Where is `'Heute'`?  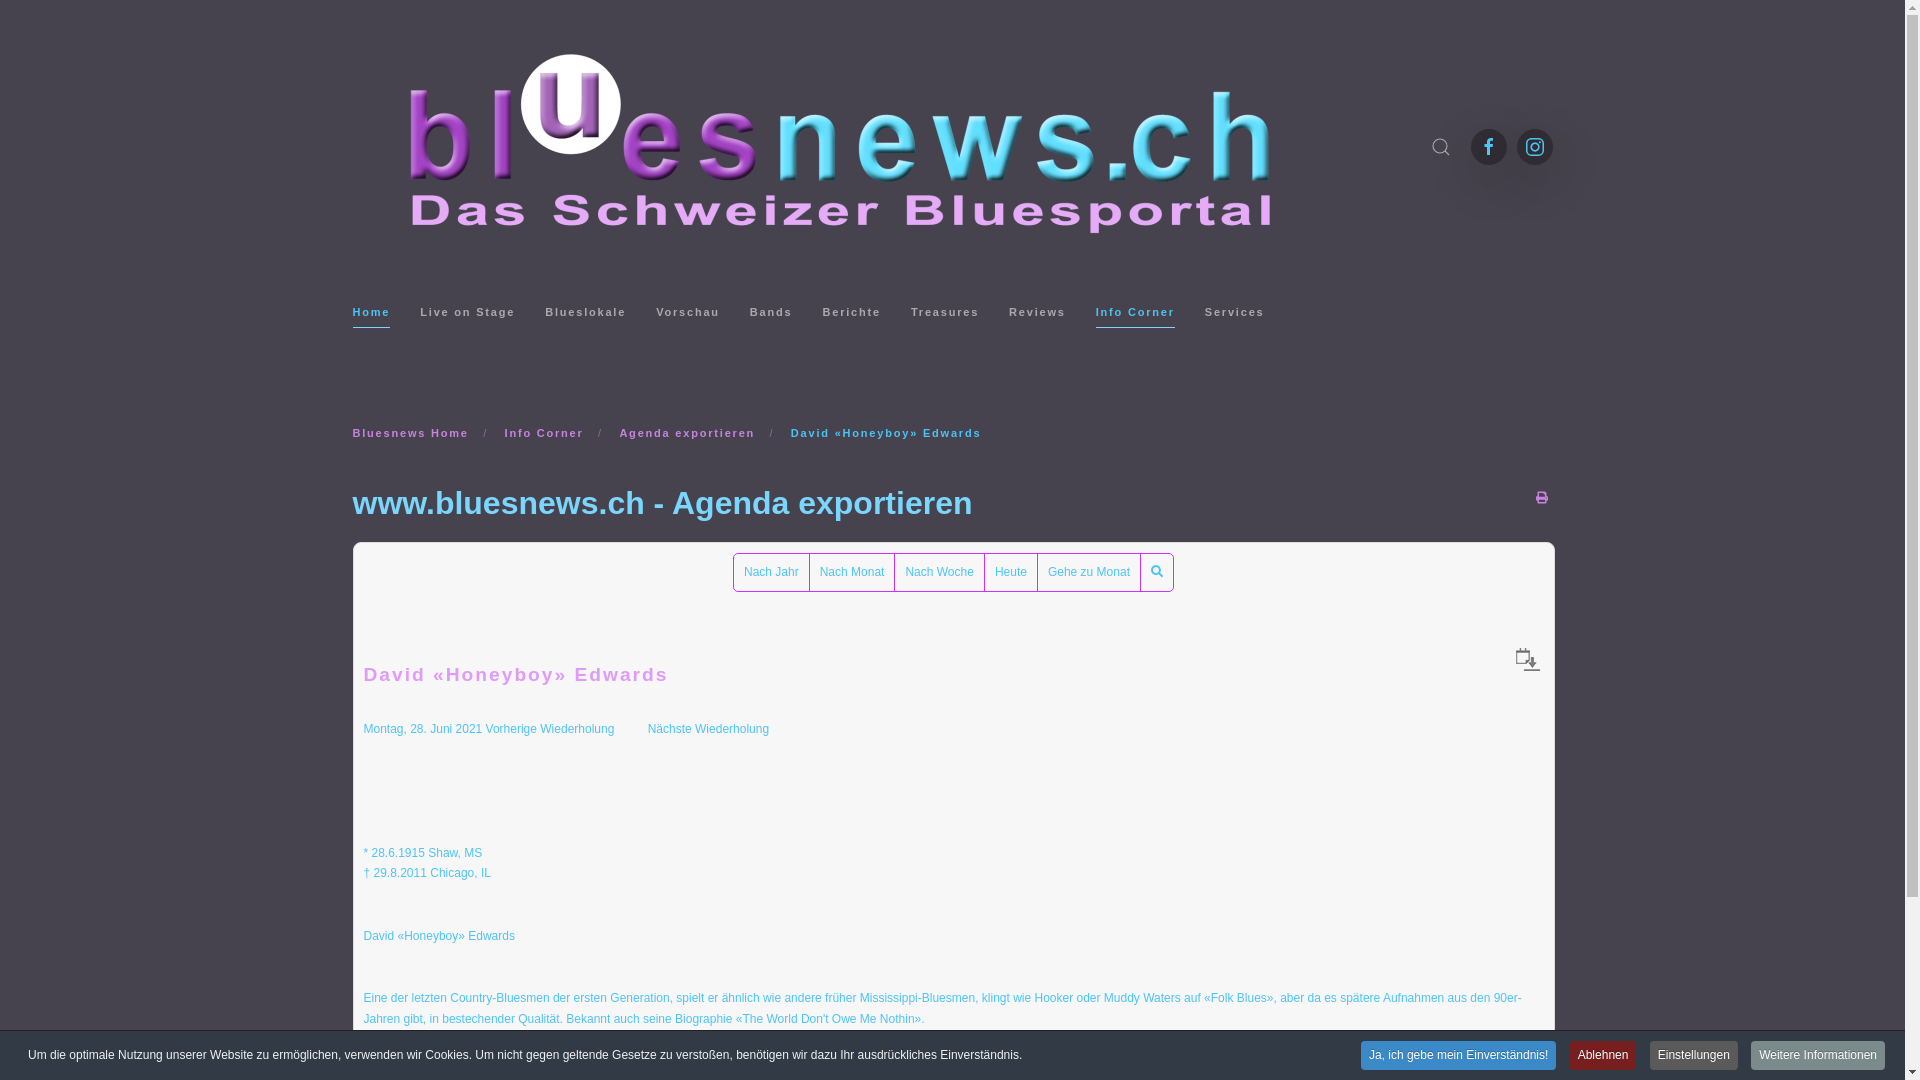 'Heute' is located at coordinates (1011, 572).